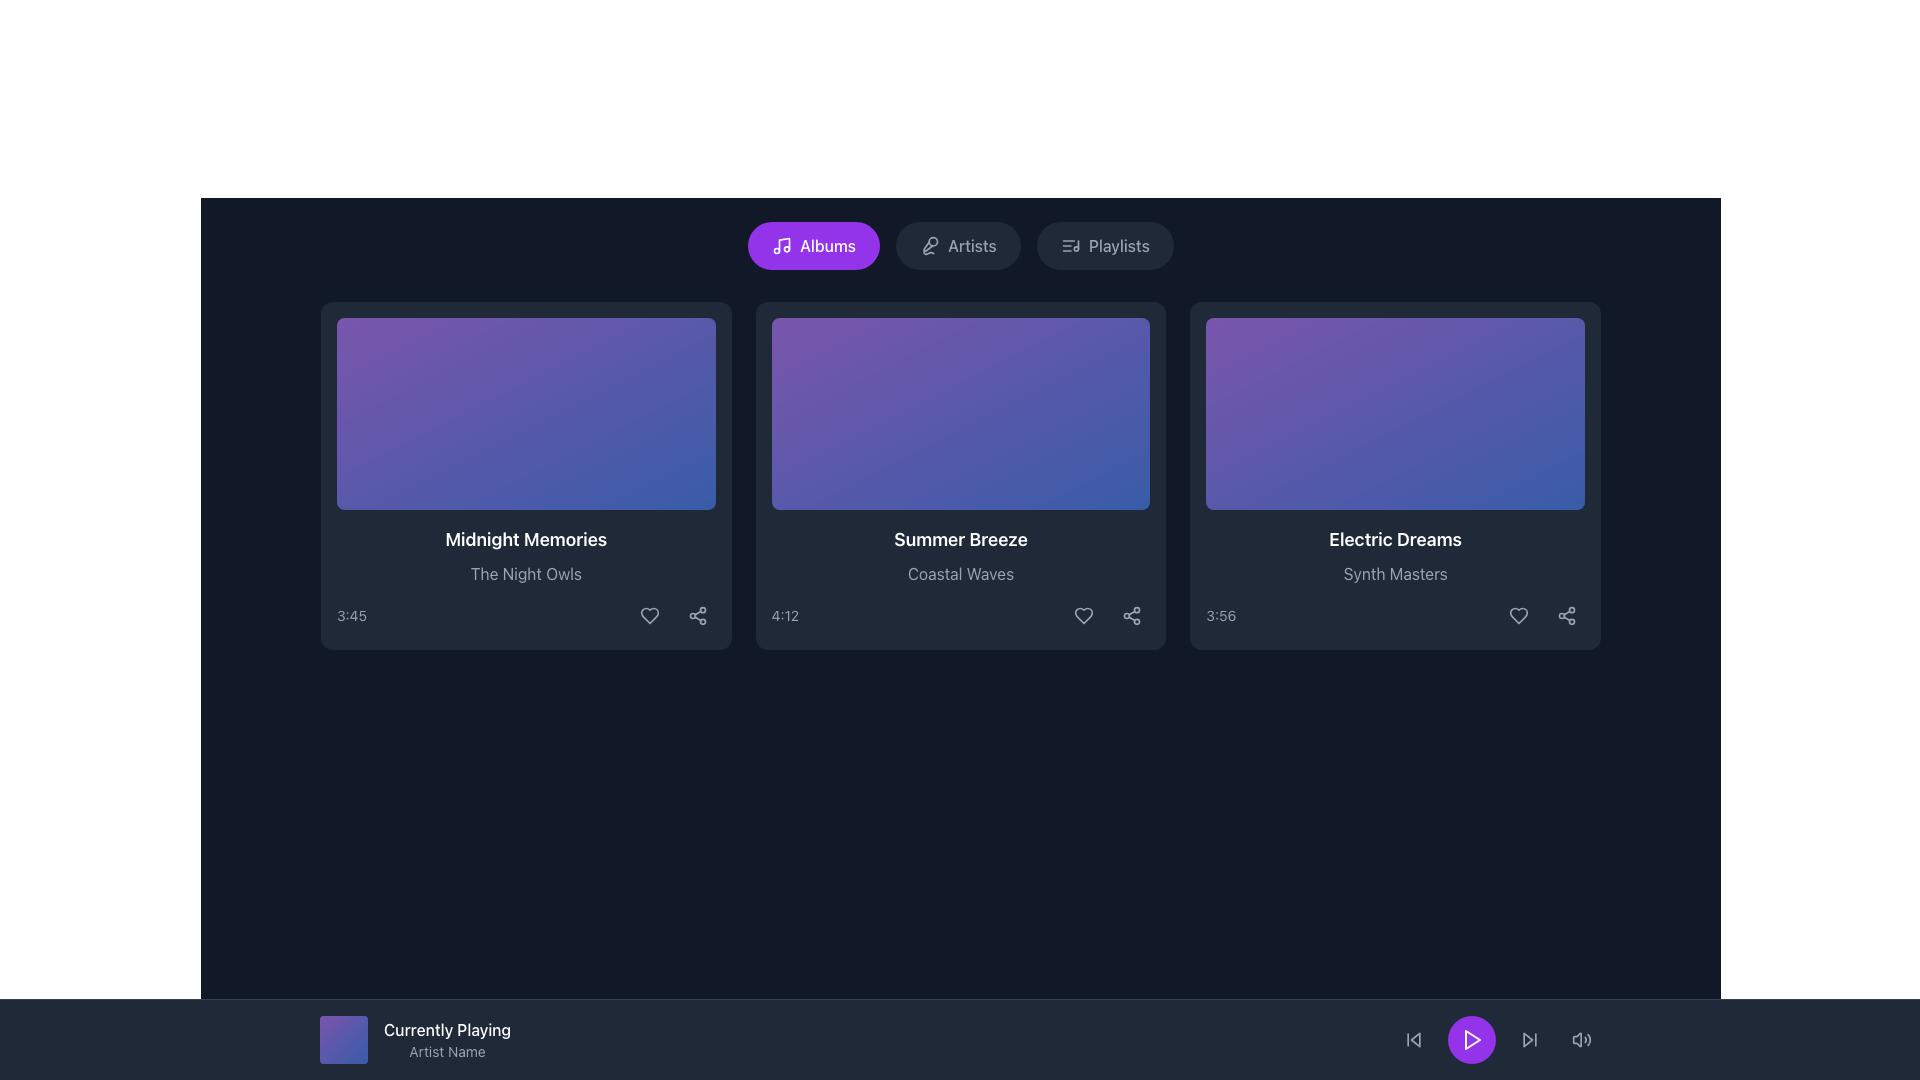 The width and height of the screenshot is (1920, 1080). I want to click on the 'Playlists' button, which visually represents the 'Playlists' section of the application, located on the top navigation bar next to 'Albums' and 'Artists', so click(1069, 245).